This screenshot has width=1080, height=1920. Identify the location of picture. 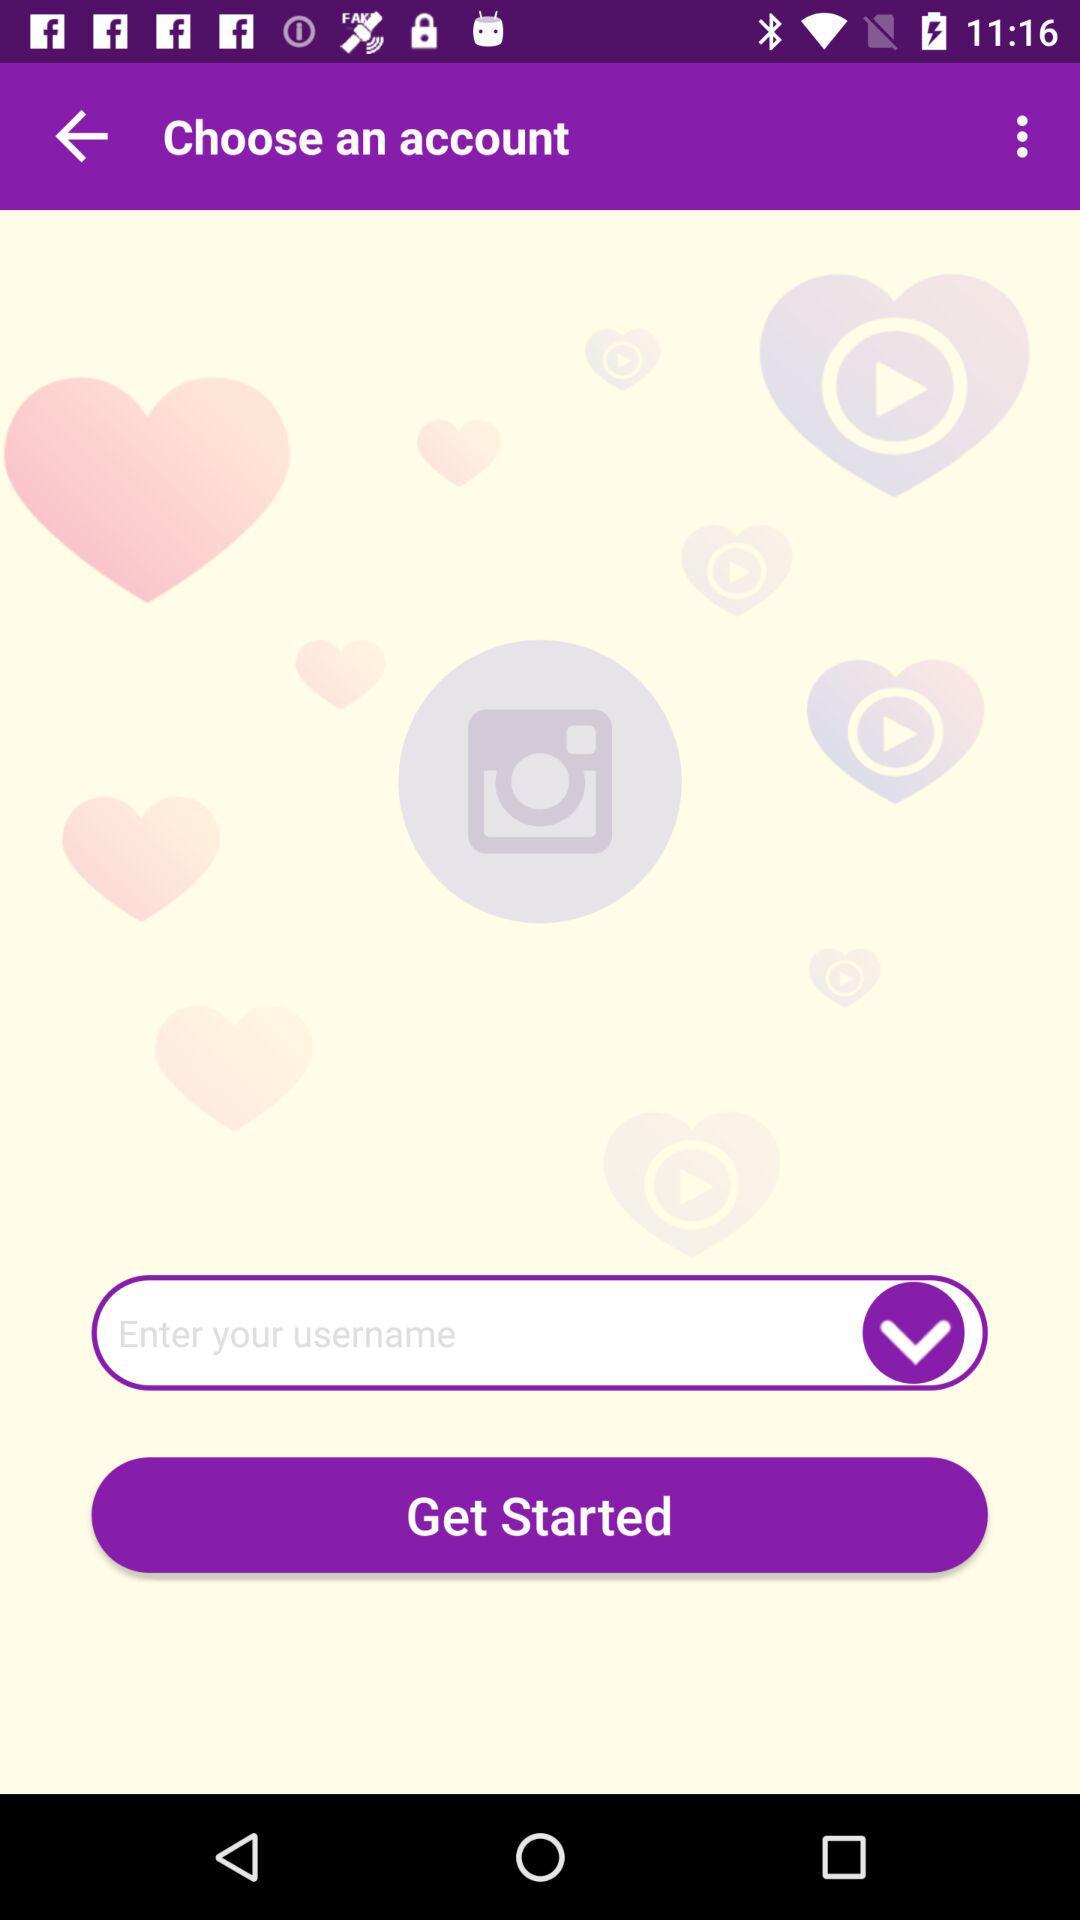
(540, 780).